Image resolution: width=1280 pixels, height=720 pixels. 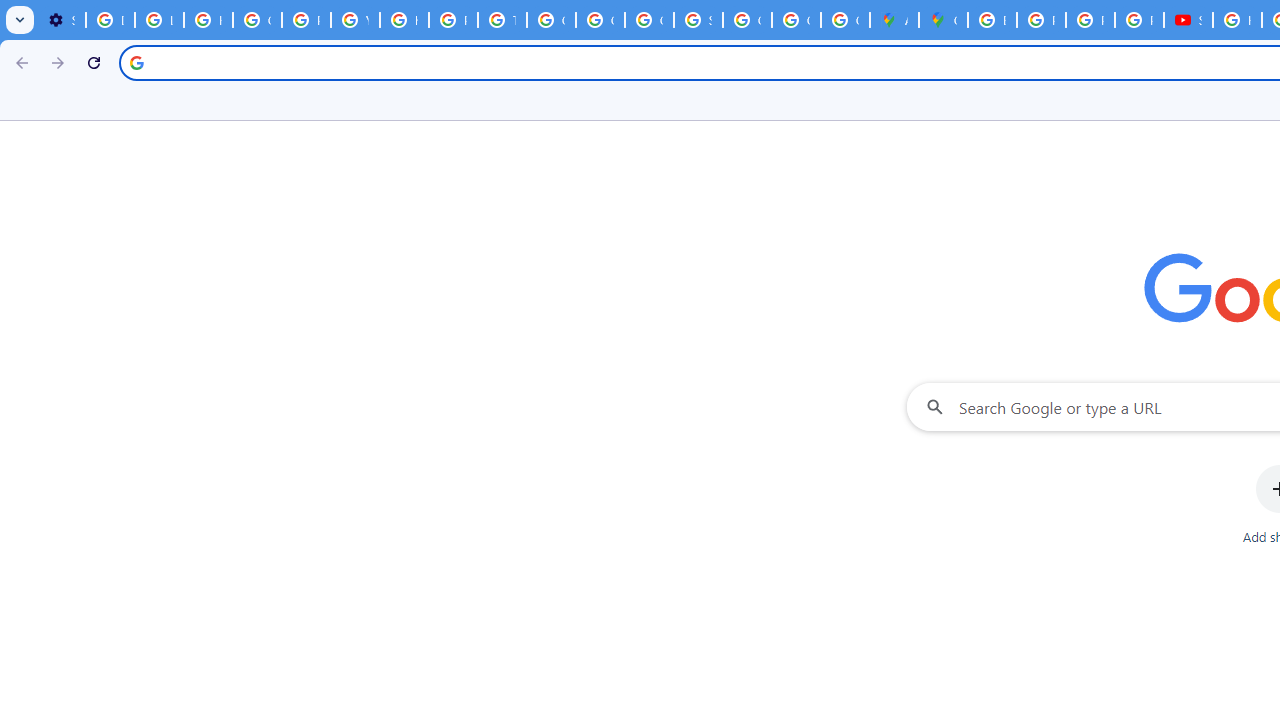 I want to click on 'Settings - Customize profile', so click(x=61, y=20).